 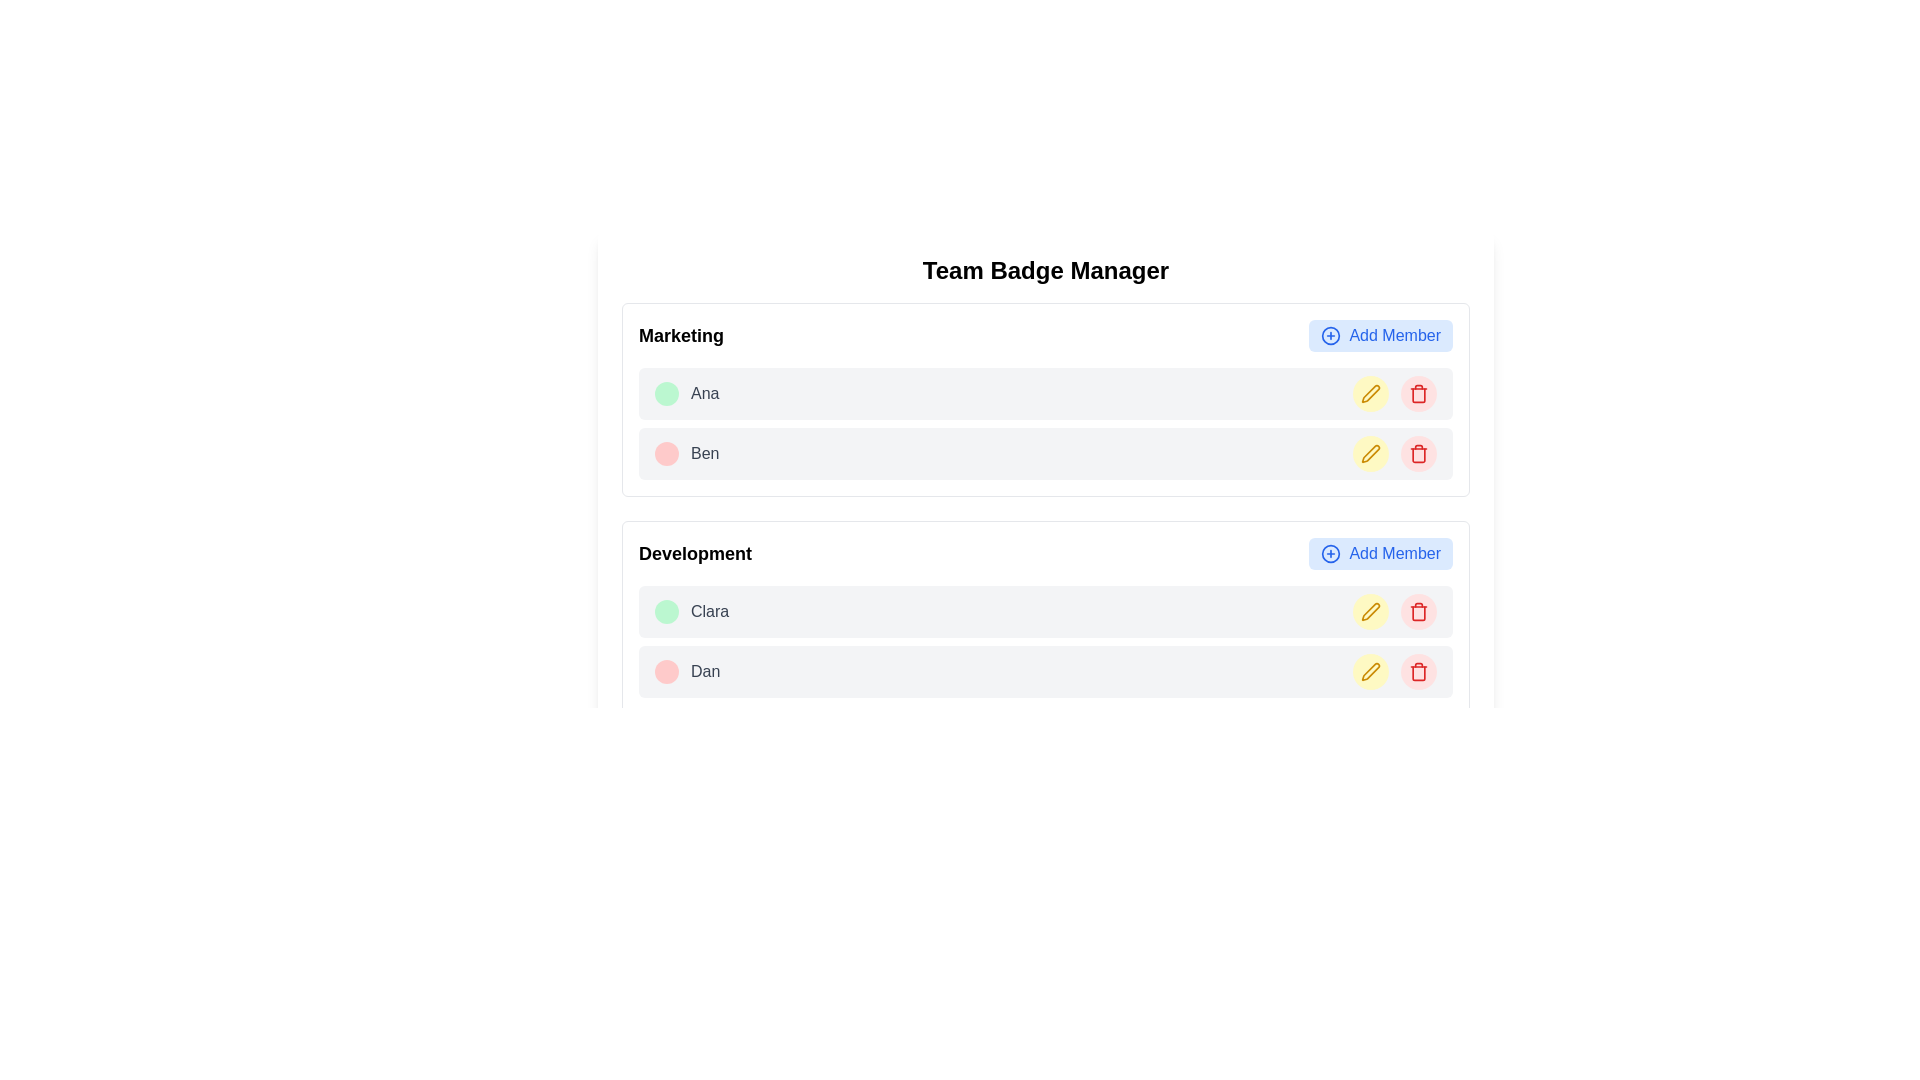 What do you see at coordinates (1331, 554) in the screenshot?
I see `the circular icon with a blue border containing a plus sign, located within the 'Add Member' button in the 'Development' section, to potentially view a tooltip` at bounding box center [1331, 554].